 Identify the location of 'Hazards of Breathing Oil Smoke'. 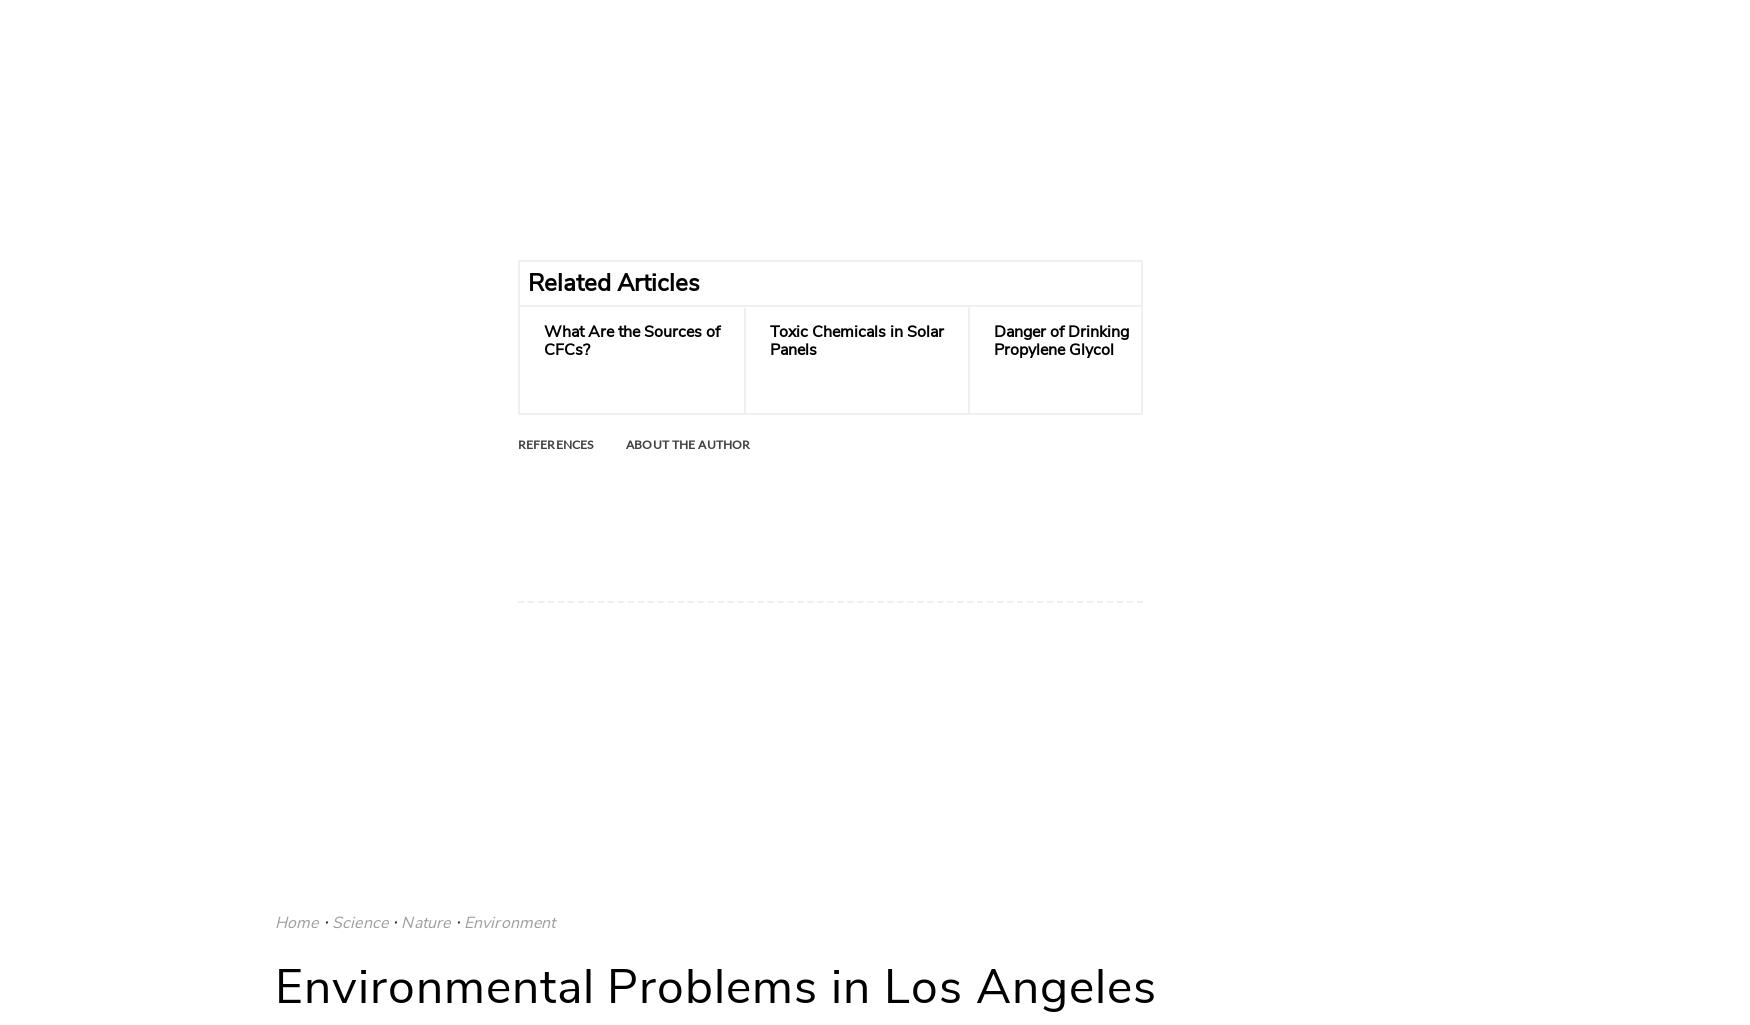
(1303, 340).